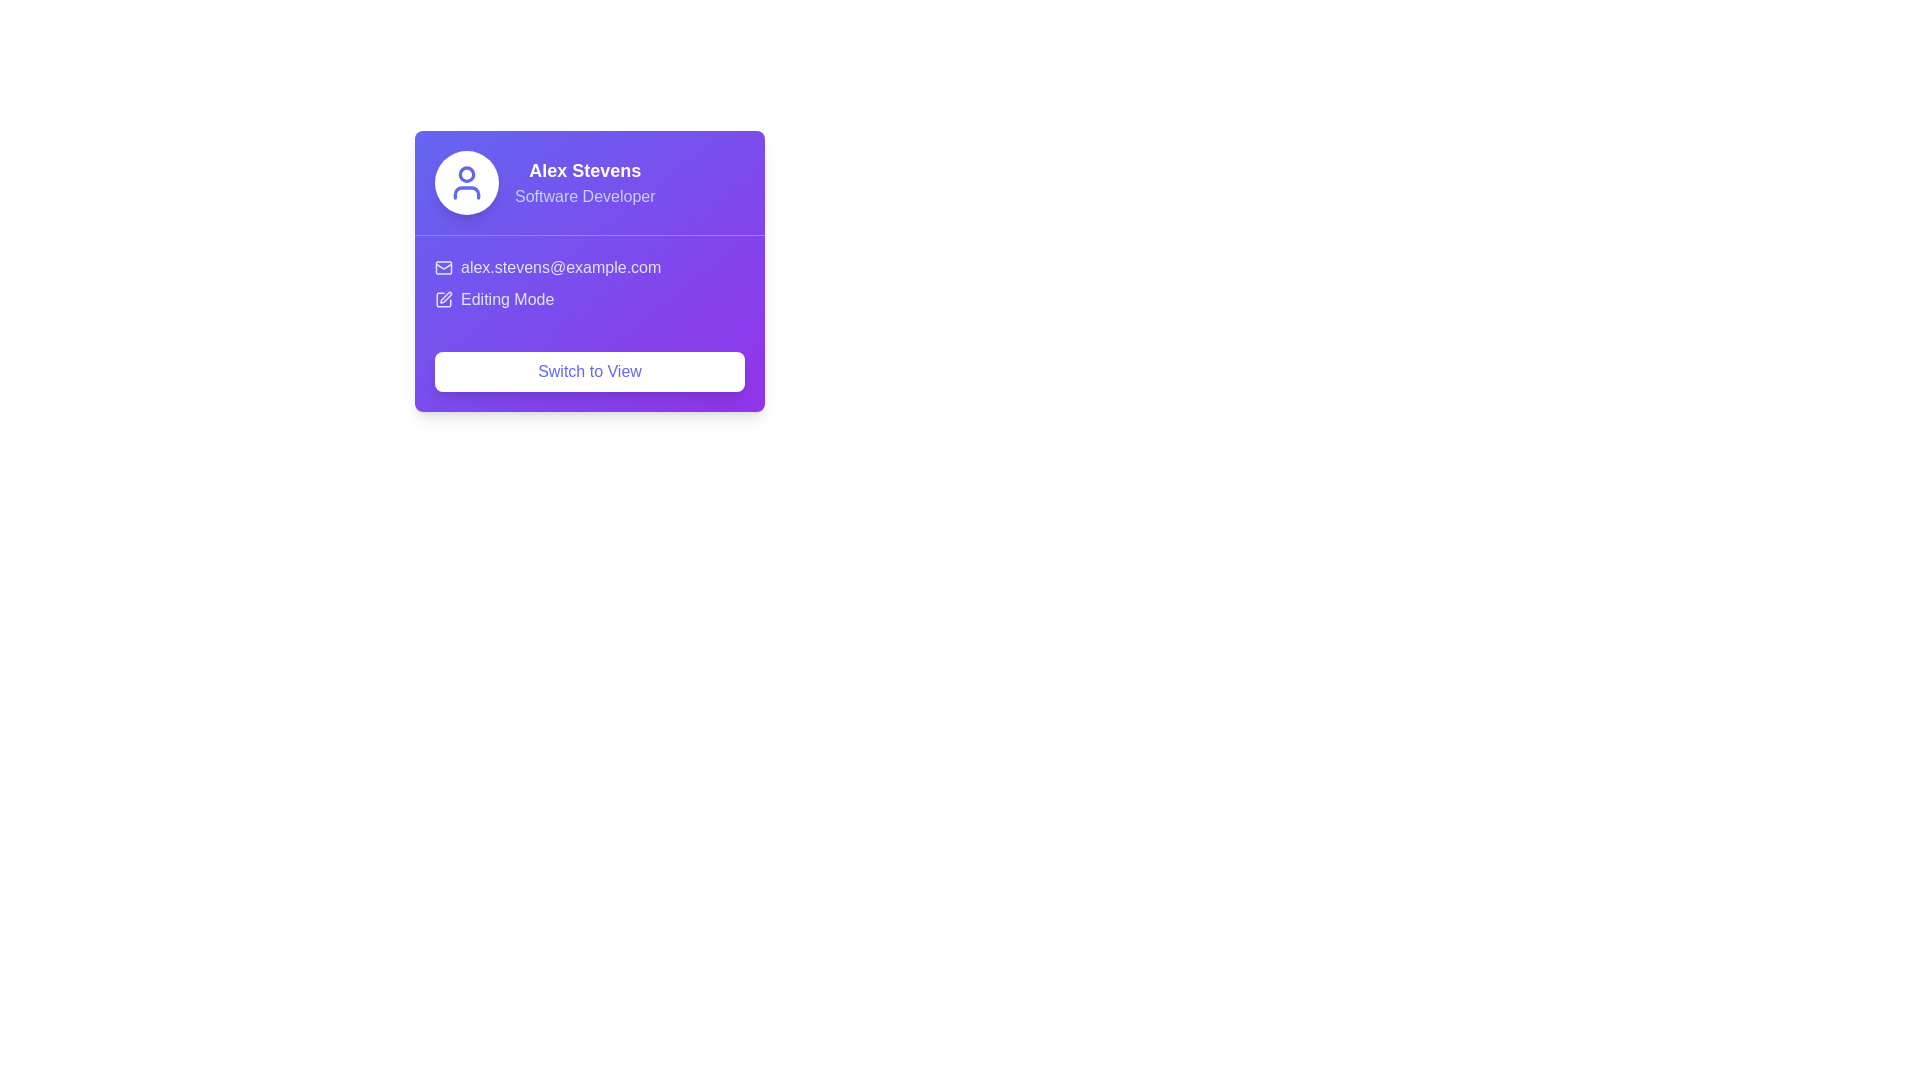  I want to click on the static label indicating the profession or designation of 'Alex Stevens', located beneath the name text on a purple card in the top-right section, so click(584, 196).